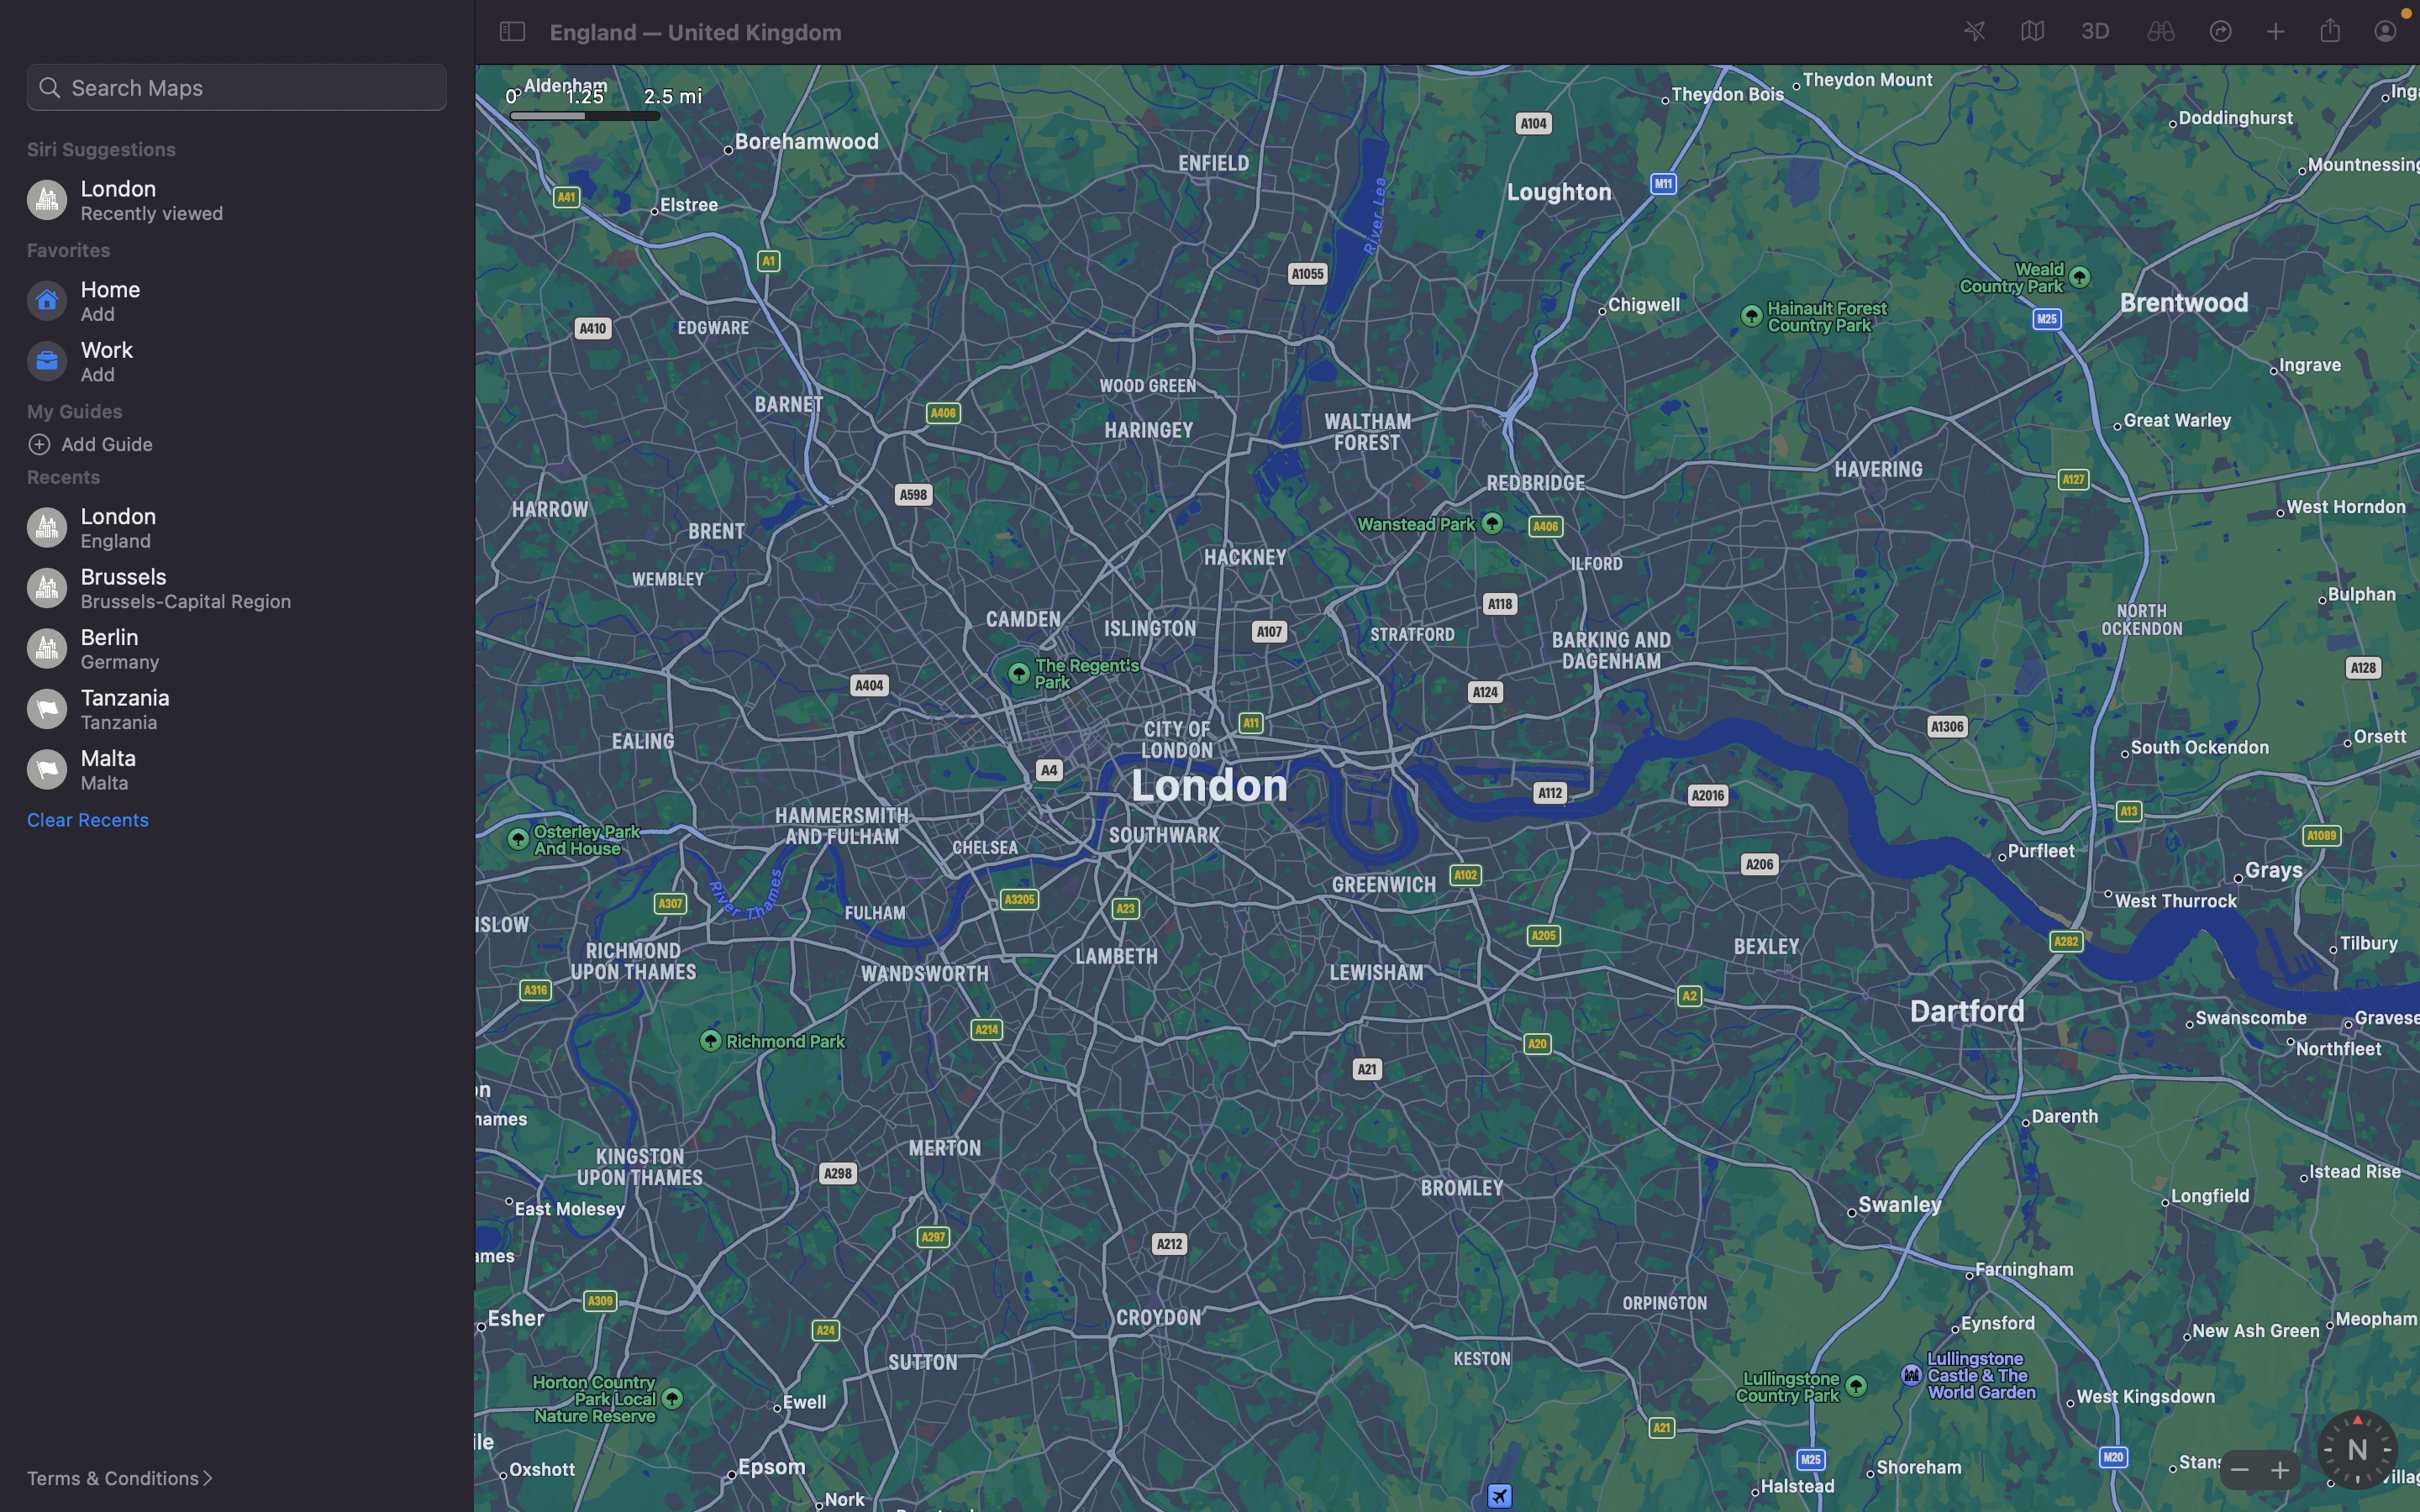  What do you see at coordinates (1975, 32) in the screenshot?
I see `Show your current location on the map` at bounding box center [1975, 32].